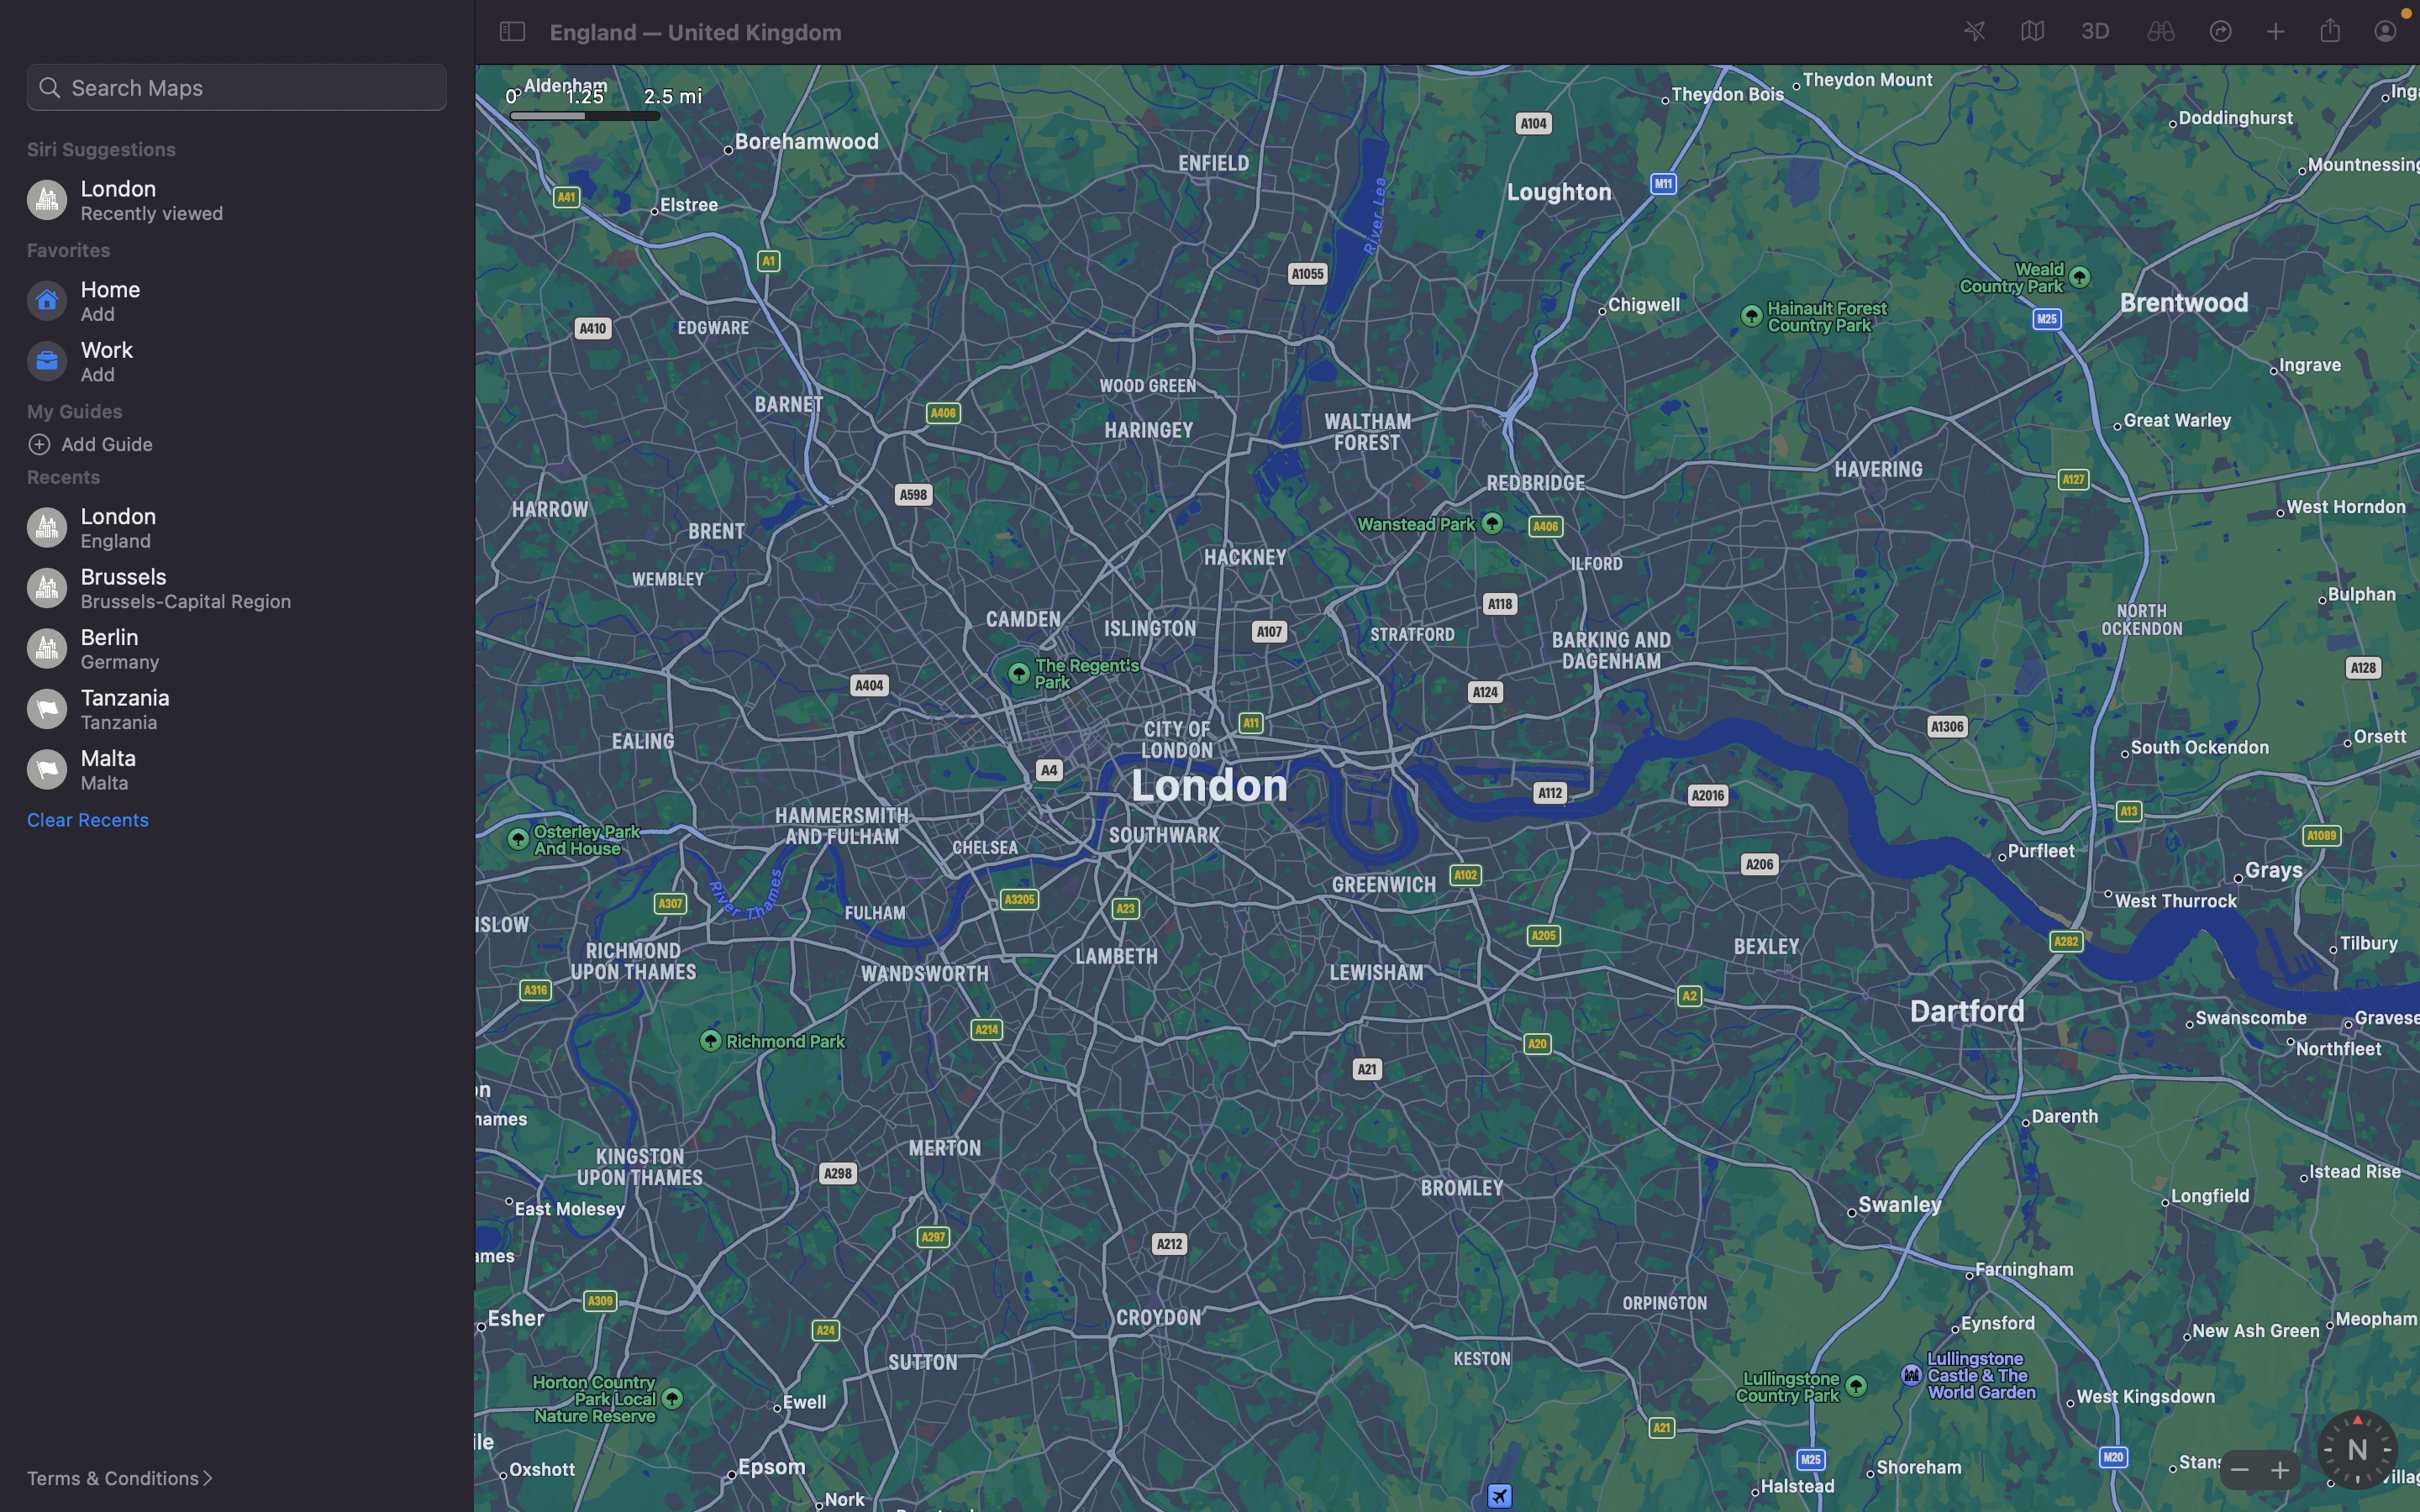  What do you see at coordinates (1975, 32) in the screenshot?
I see `Show your current location on the map` at bounding box center [1975, 32].